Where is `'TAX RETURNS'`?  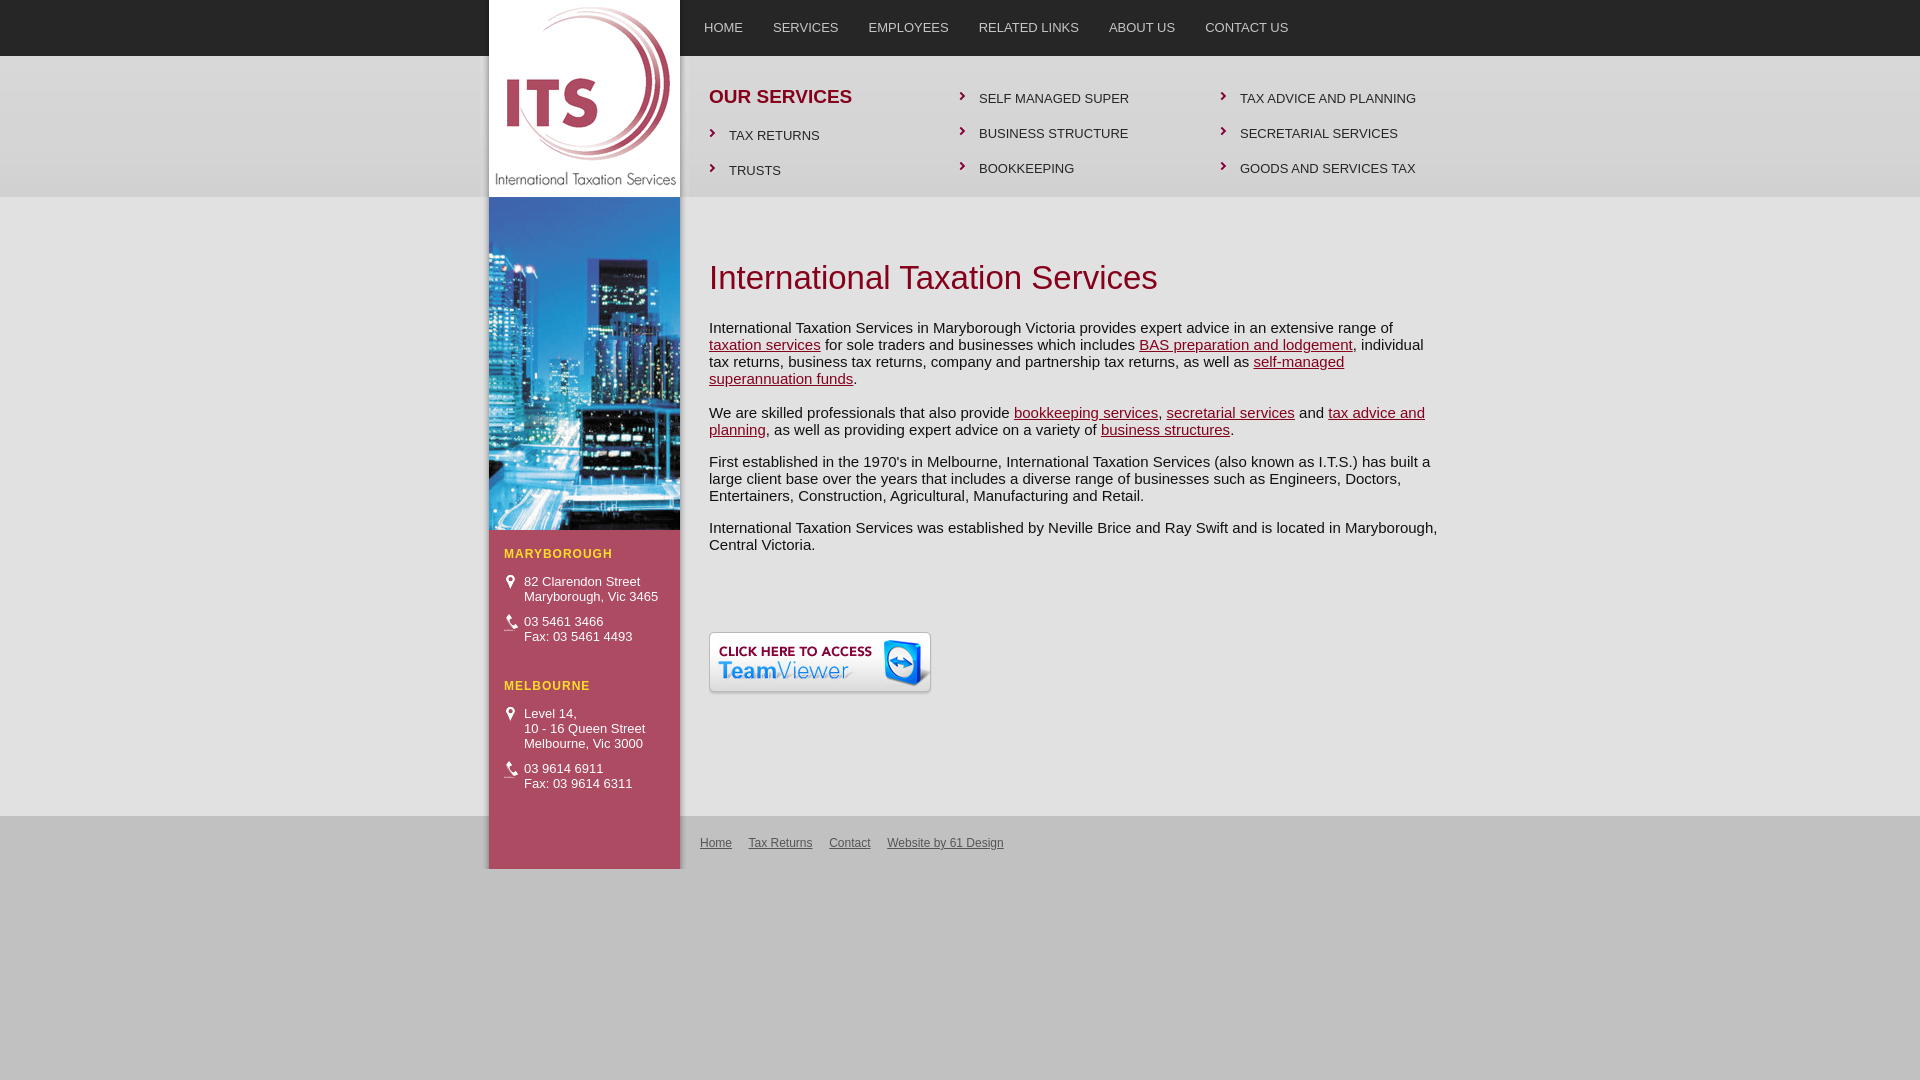
'TAX RETURNS' is located at coordinates (819, 135).